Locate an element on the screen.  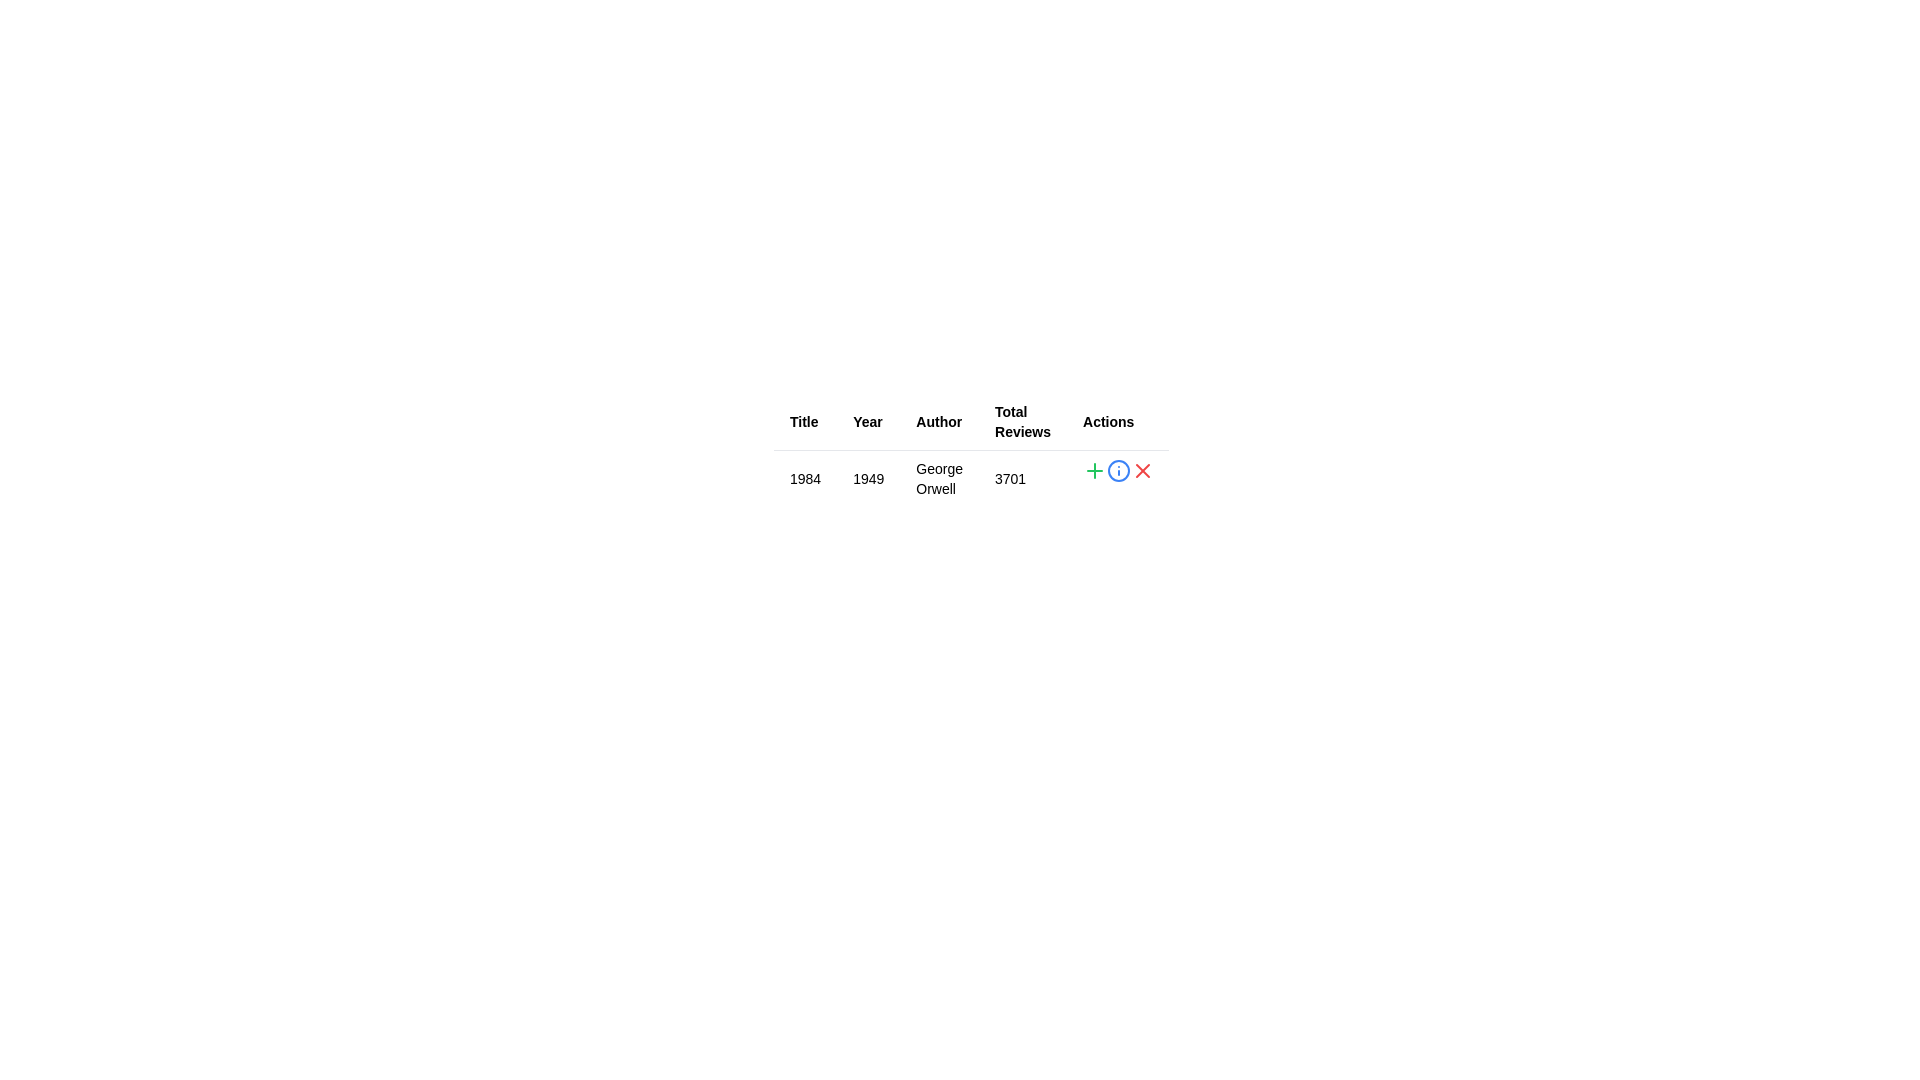
the delete button located at the far-right of the action icons row, following the 'Info' icon, to enable keyboard interaction is located at coordinates (1142, 470).